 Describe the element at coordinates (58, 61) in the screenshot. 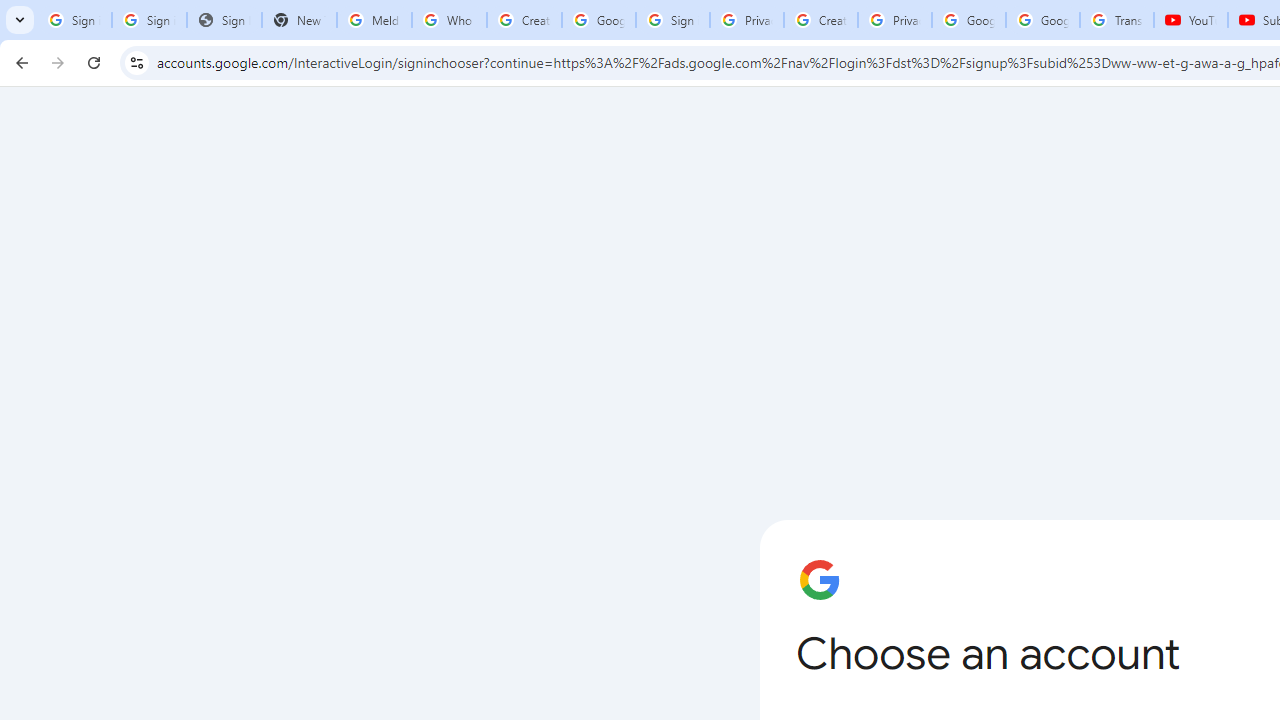

I see `'Forward'` at that location.